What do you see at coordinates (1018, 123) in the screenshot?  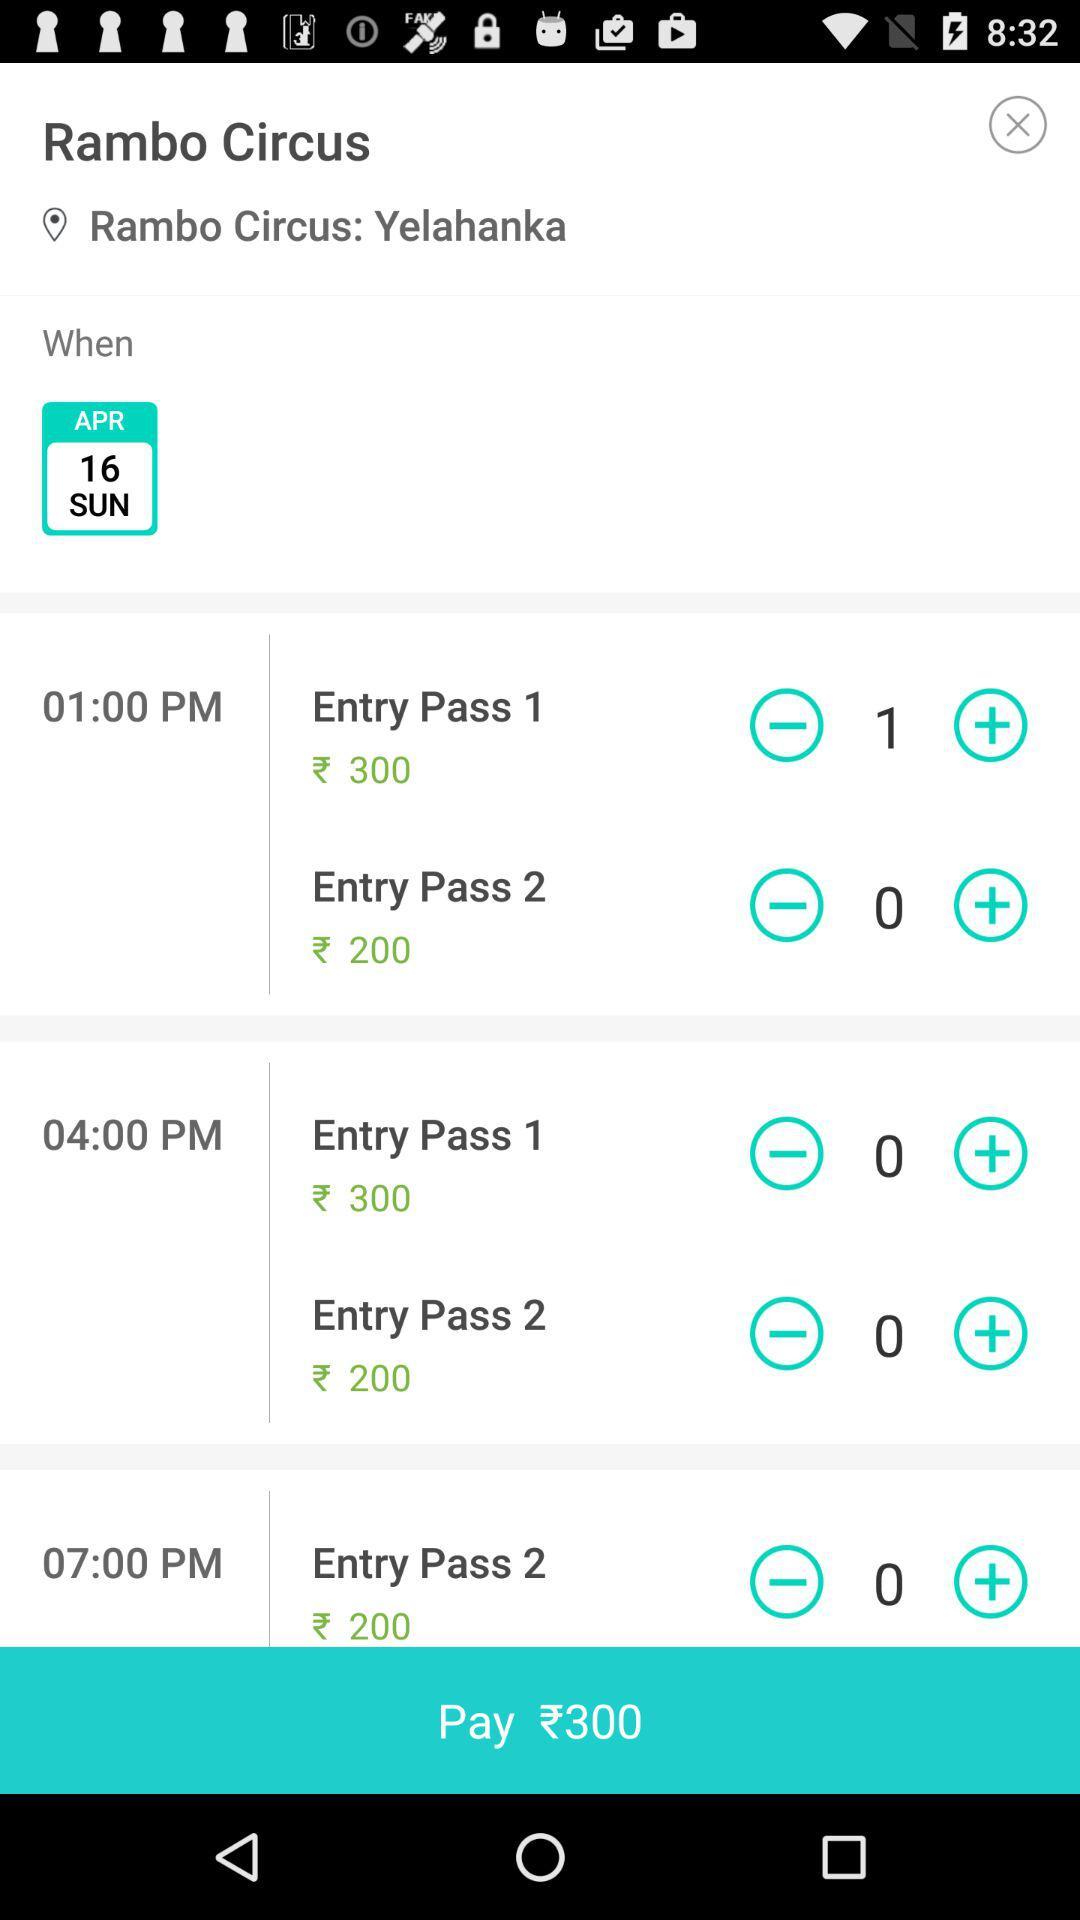 I see `exit selected screening` at bounding box center [1018, 123].